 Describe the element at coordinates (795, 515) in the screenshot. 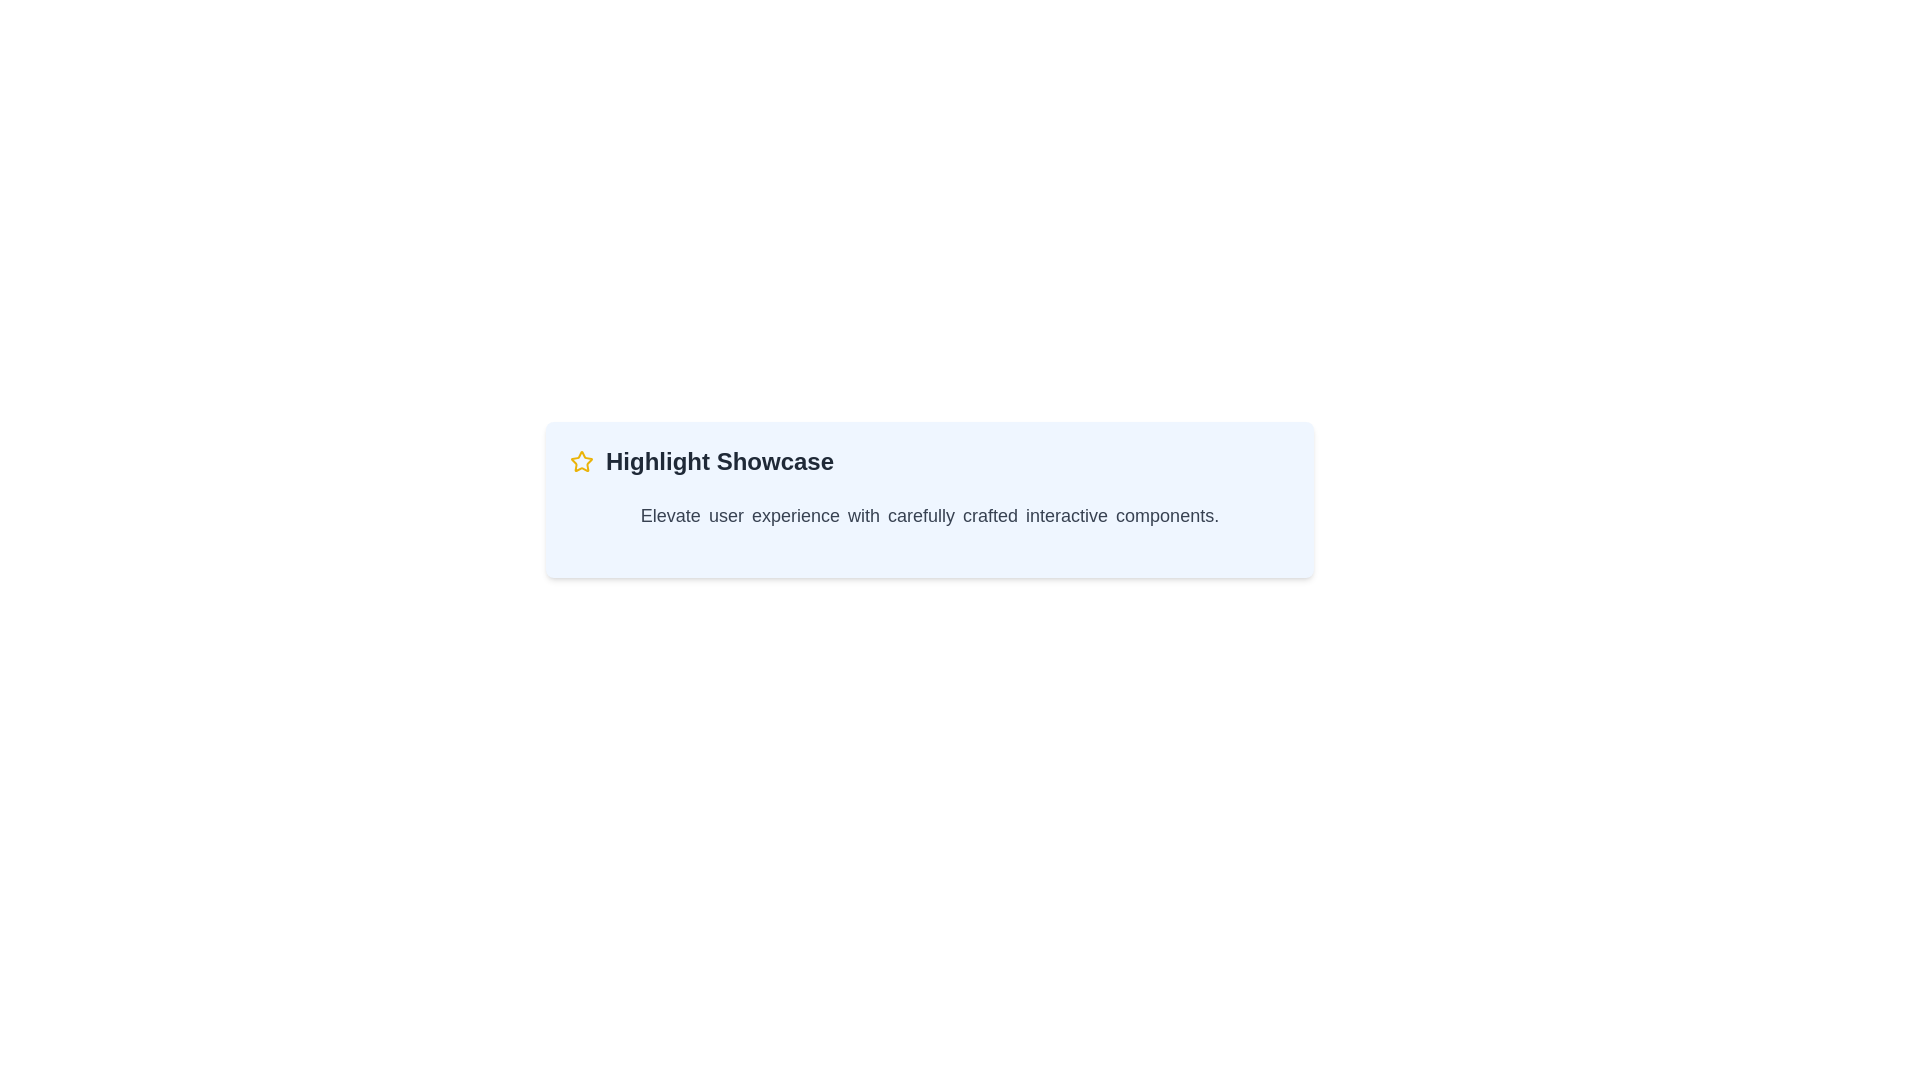

I see `the static text element positioned between the words 'user' and 'with' in the sentence 'Elevate user experience with carefully crafted interactive components.'` at that location.